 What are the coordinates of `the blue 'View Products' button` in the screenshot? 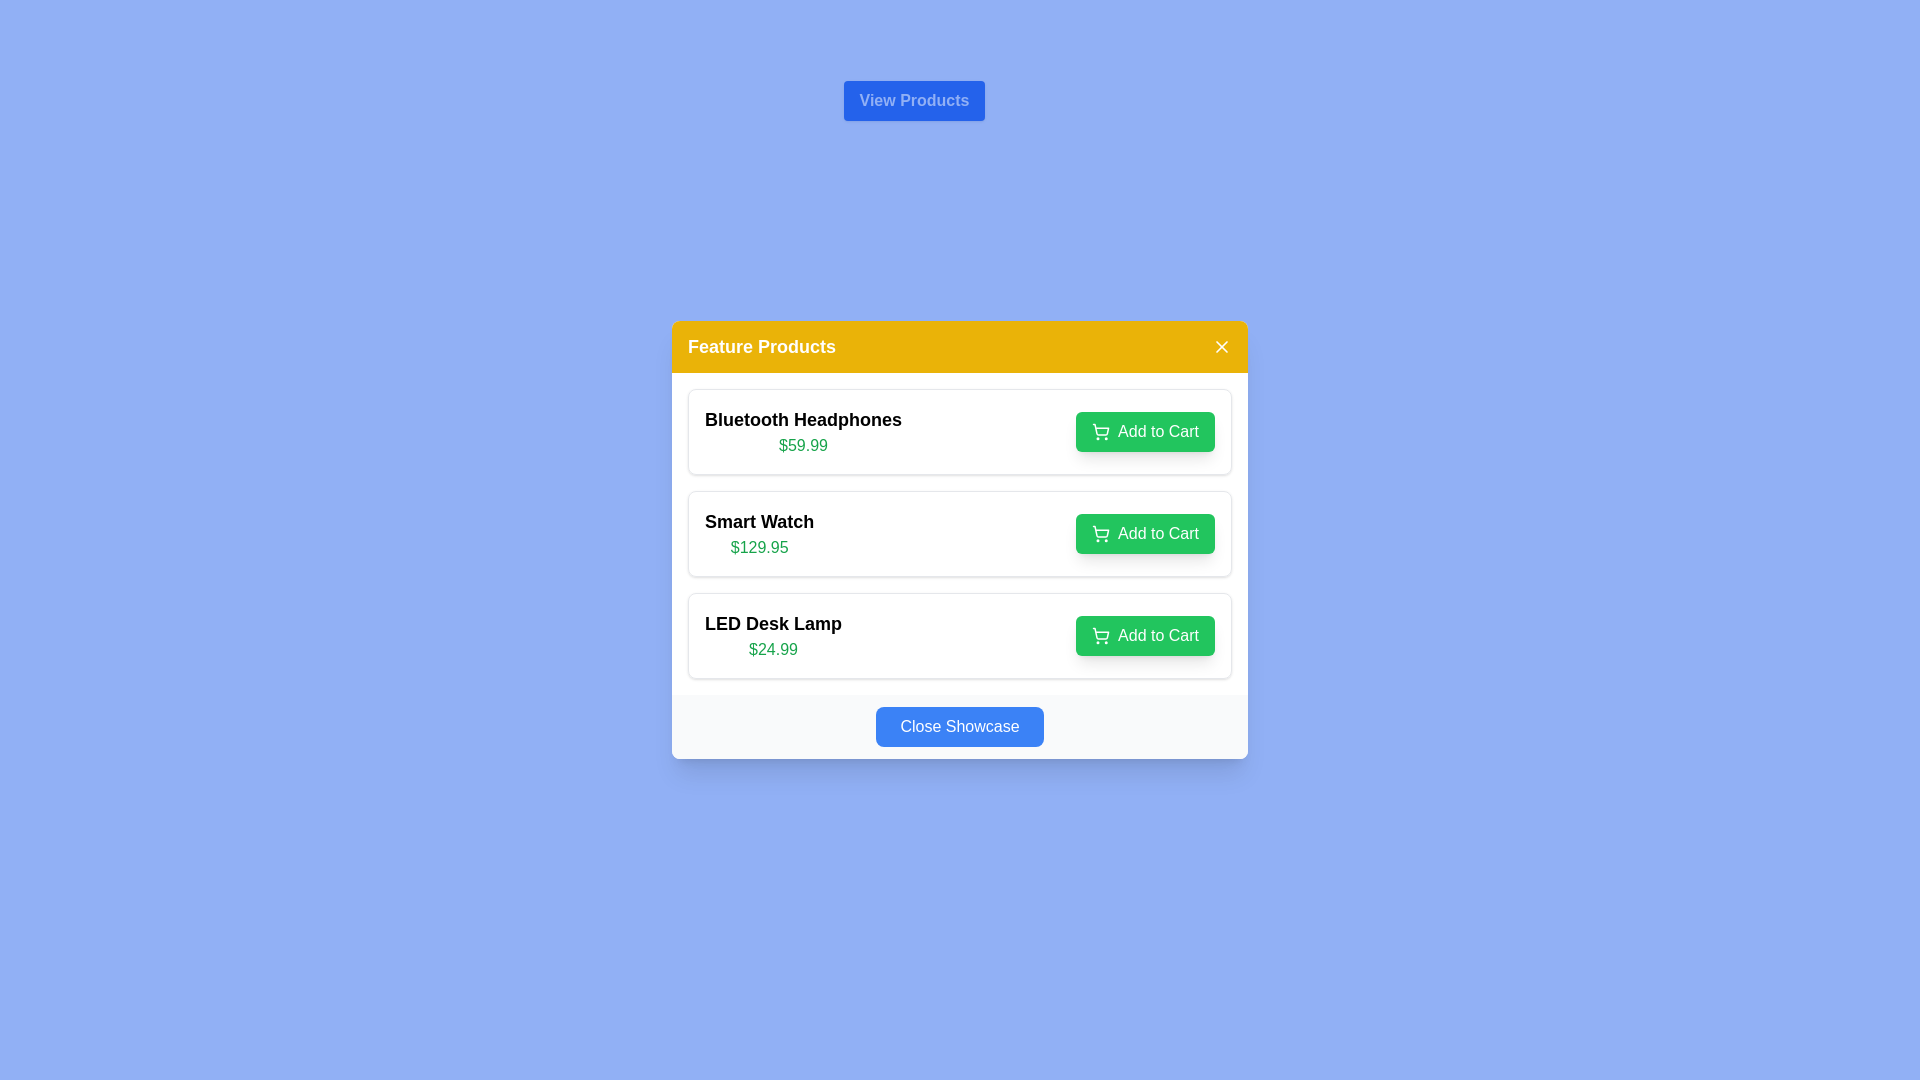 It's located at (913, 100).